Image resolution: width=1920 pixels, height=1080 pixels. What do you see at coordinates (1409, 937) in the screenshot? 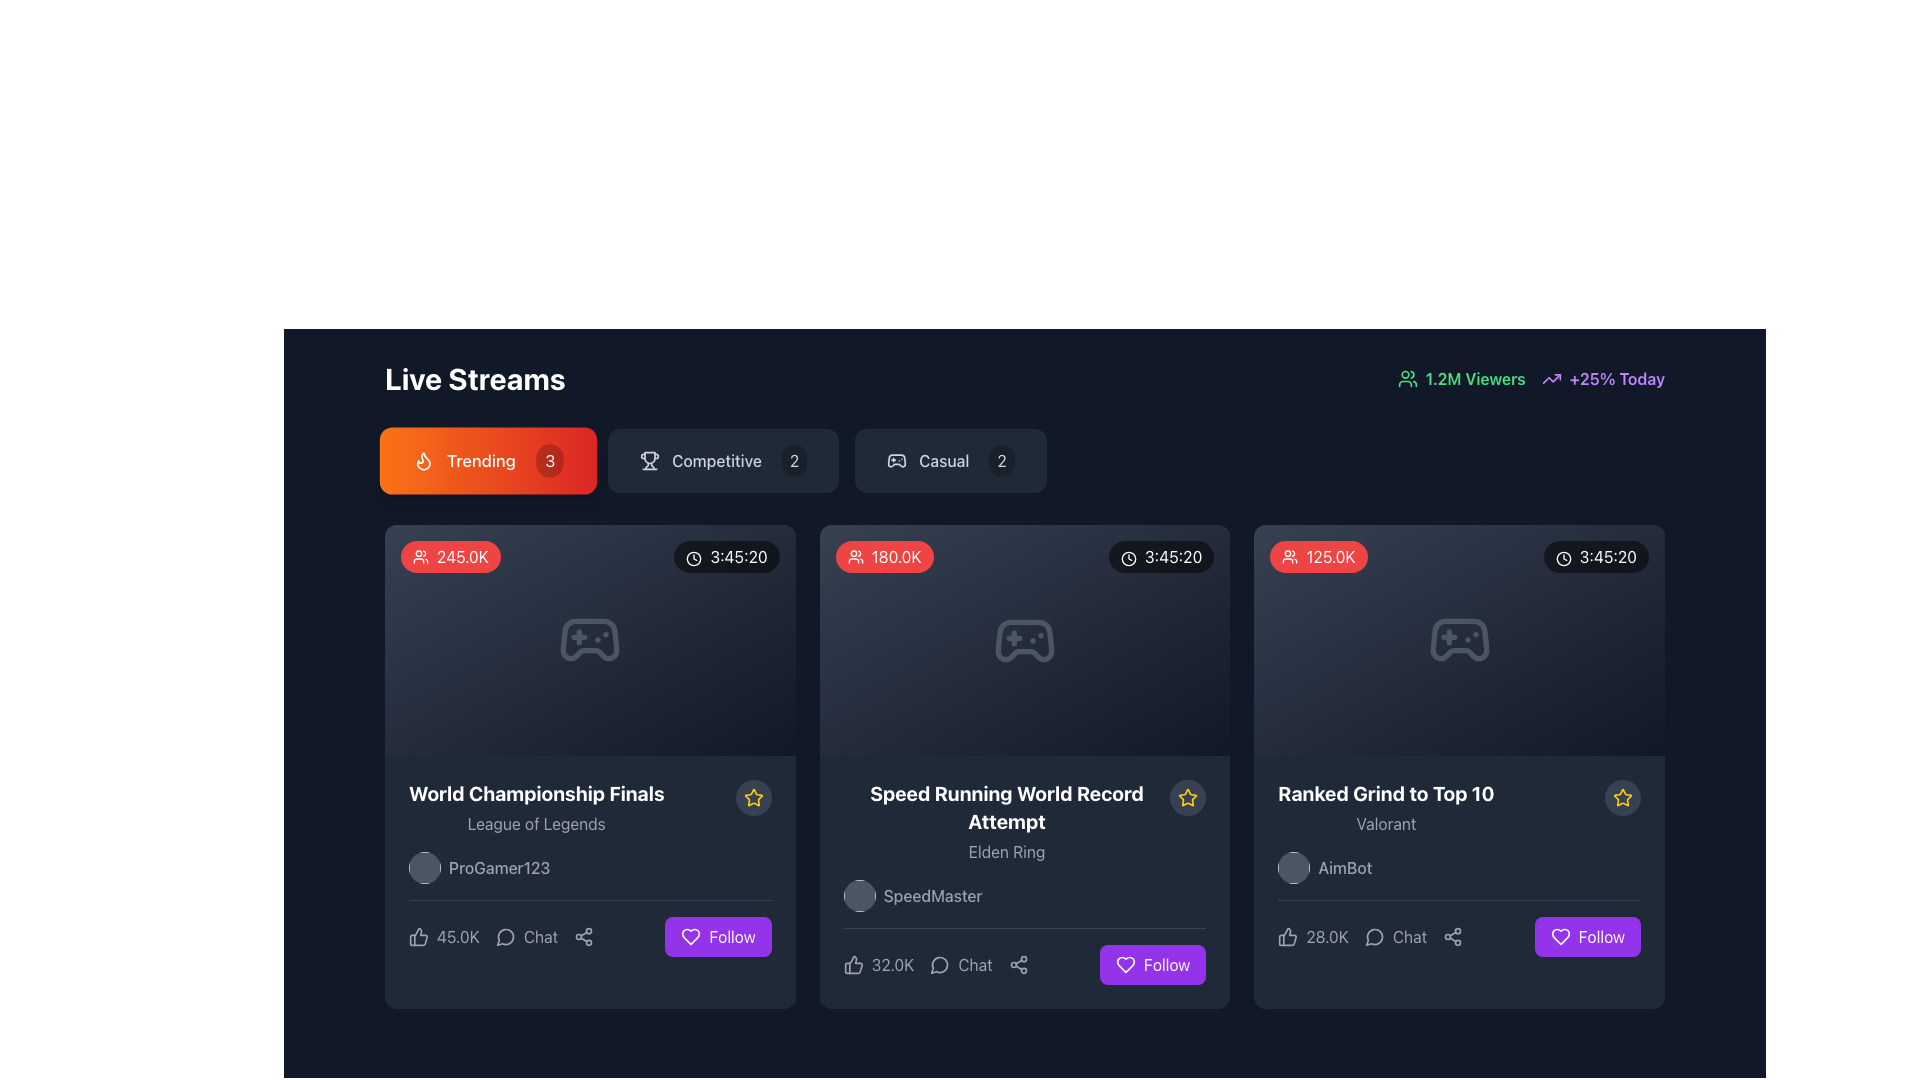
I see `the text label reading 'Chat' located at the bottom right section of the card interface` at bounding box center [1409, 937].